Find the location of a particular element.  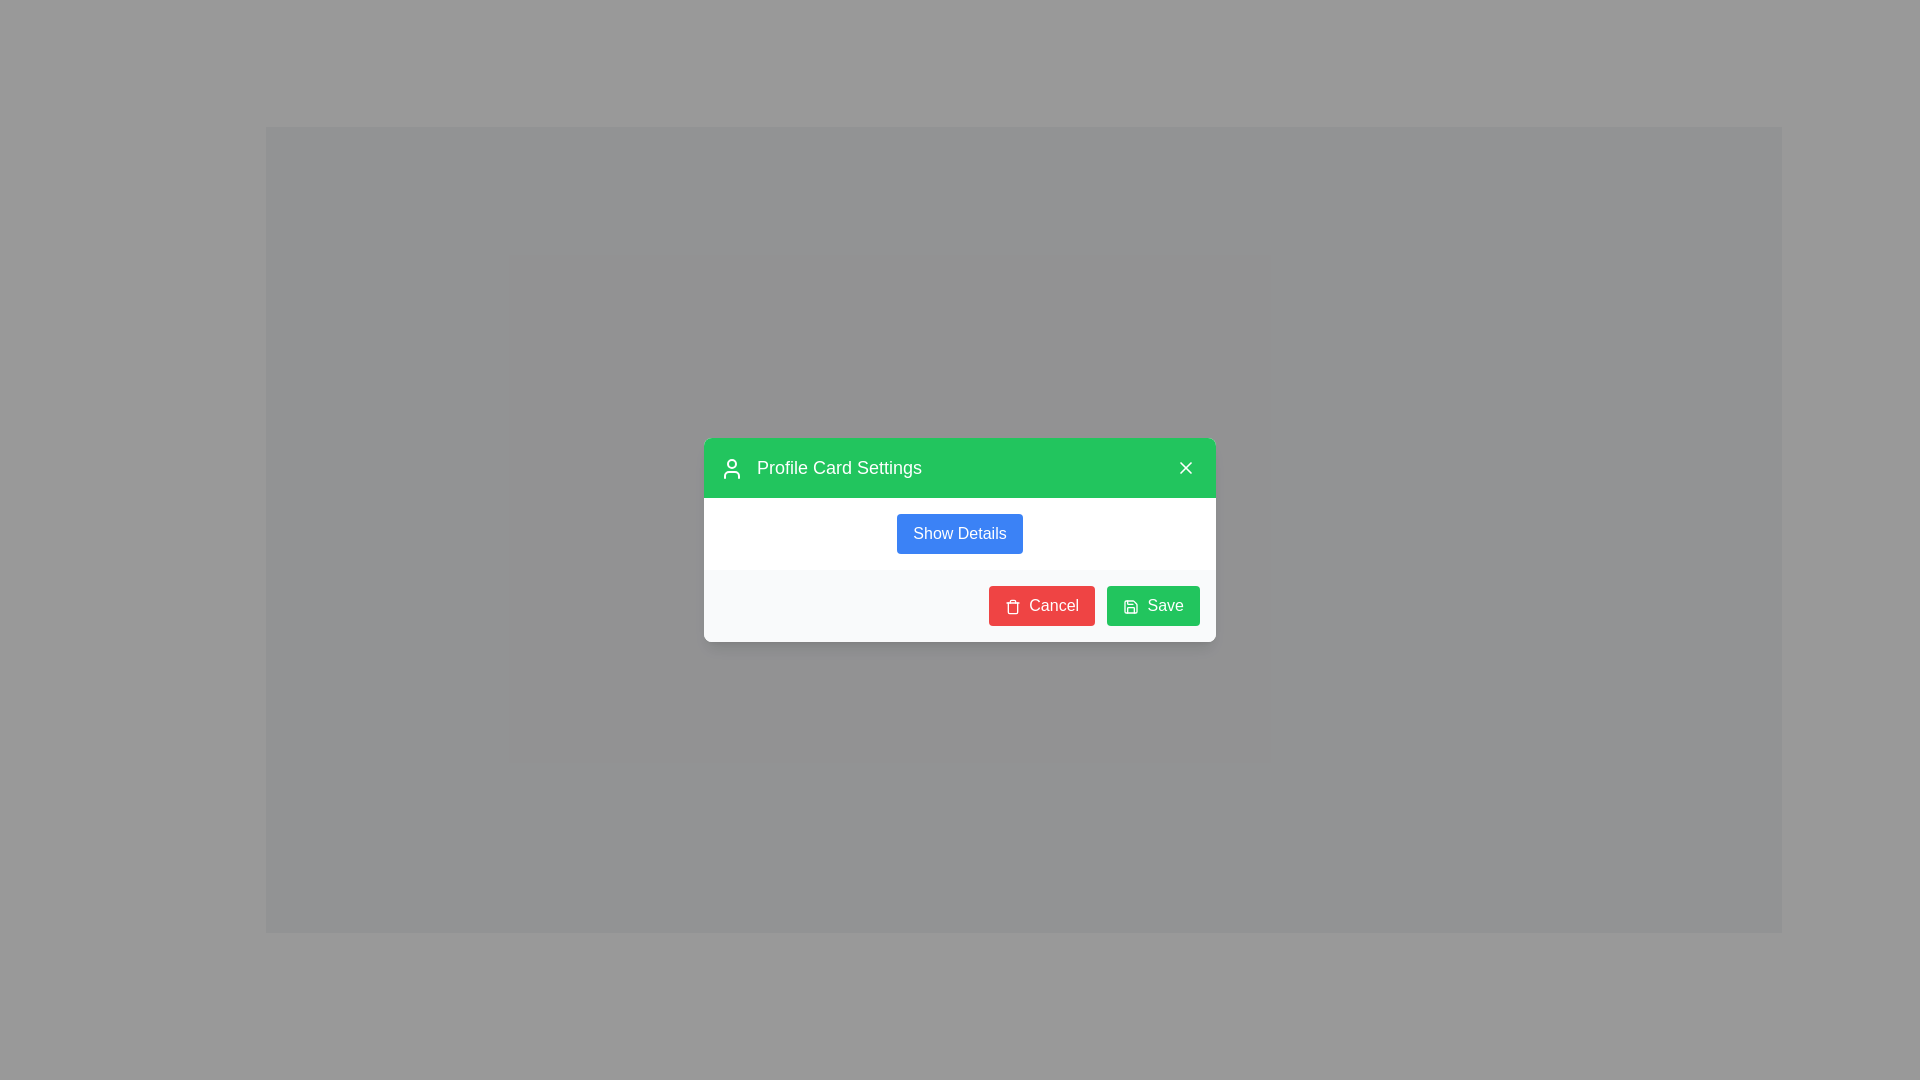

the rectangular 'Cancel' button with a red background and white text, which displays a trash can icon to its left, located in the footer section of a modal dialog is located at coordinates (1040, 604).